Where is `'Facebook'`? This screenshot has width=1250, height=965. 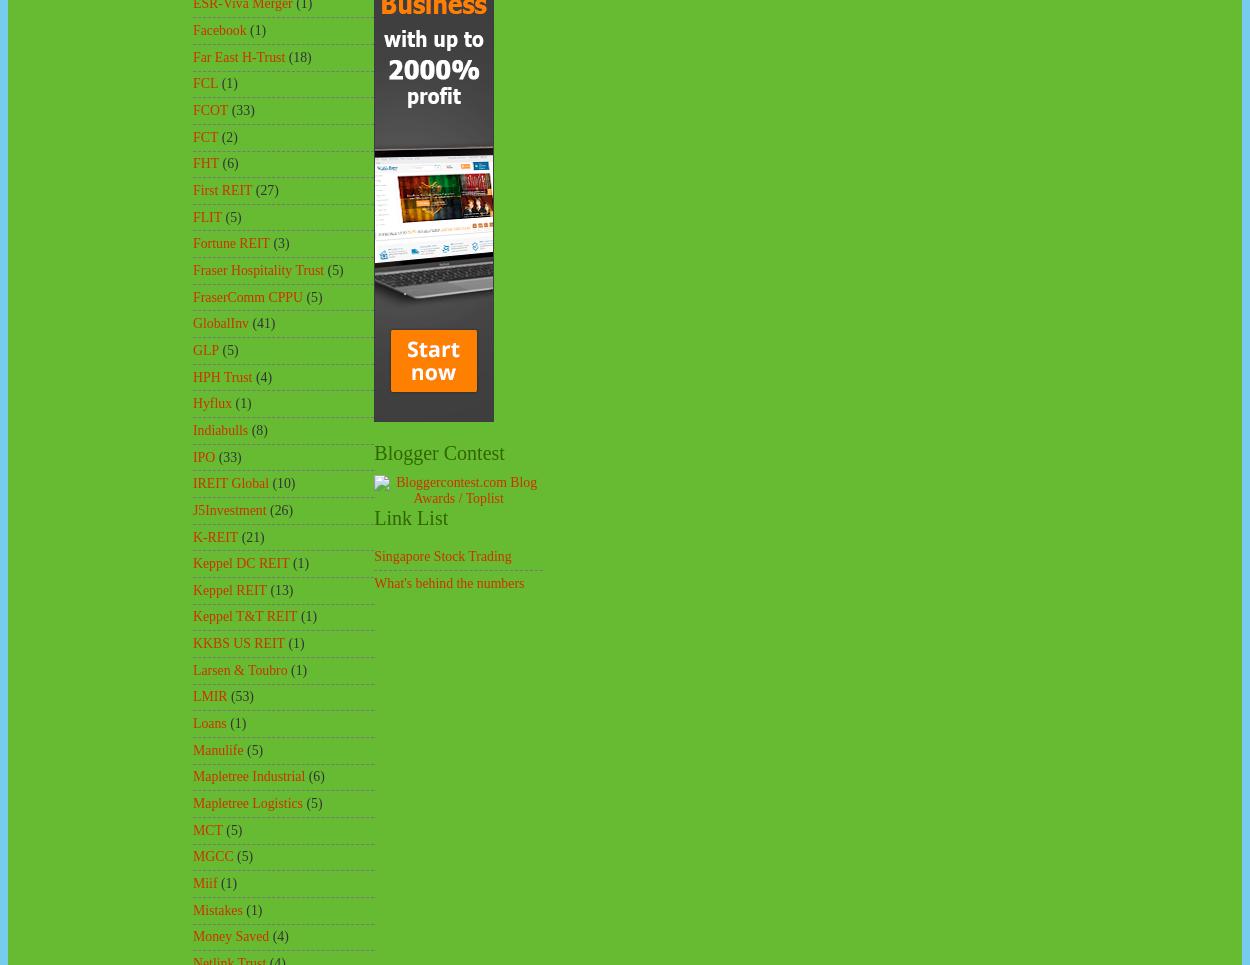 'Facebook' is located at coordinates (218, 29).